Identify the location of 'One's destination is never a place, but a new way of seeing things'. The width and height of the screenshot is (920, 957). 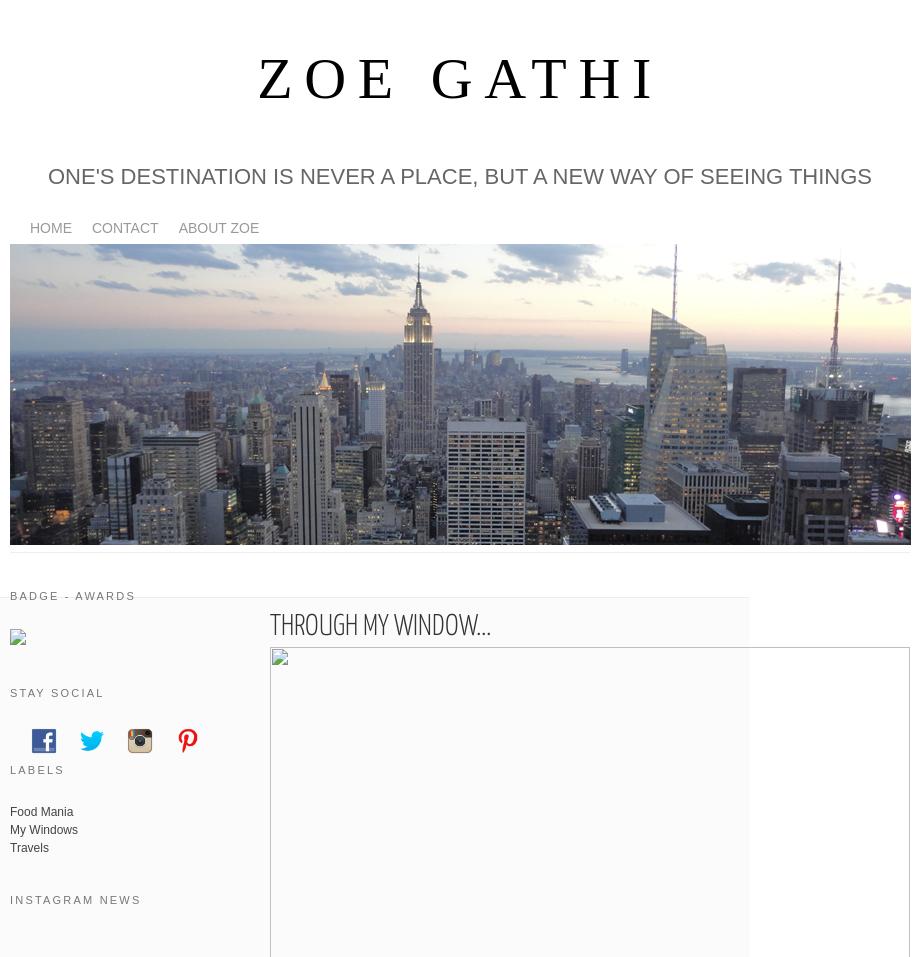
(47, 175).